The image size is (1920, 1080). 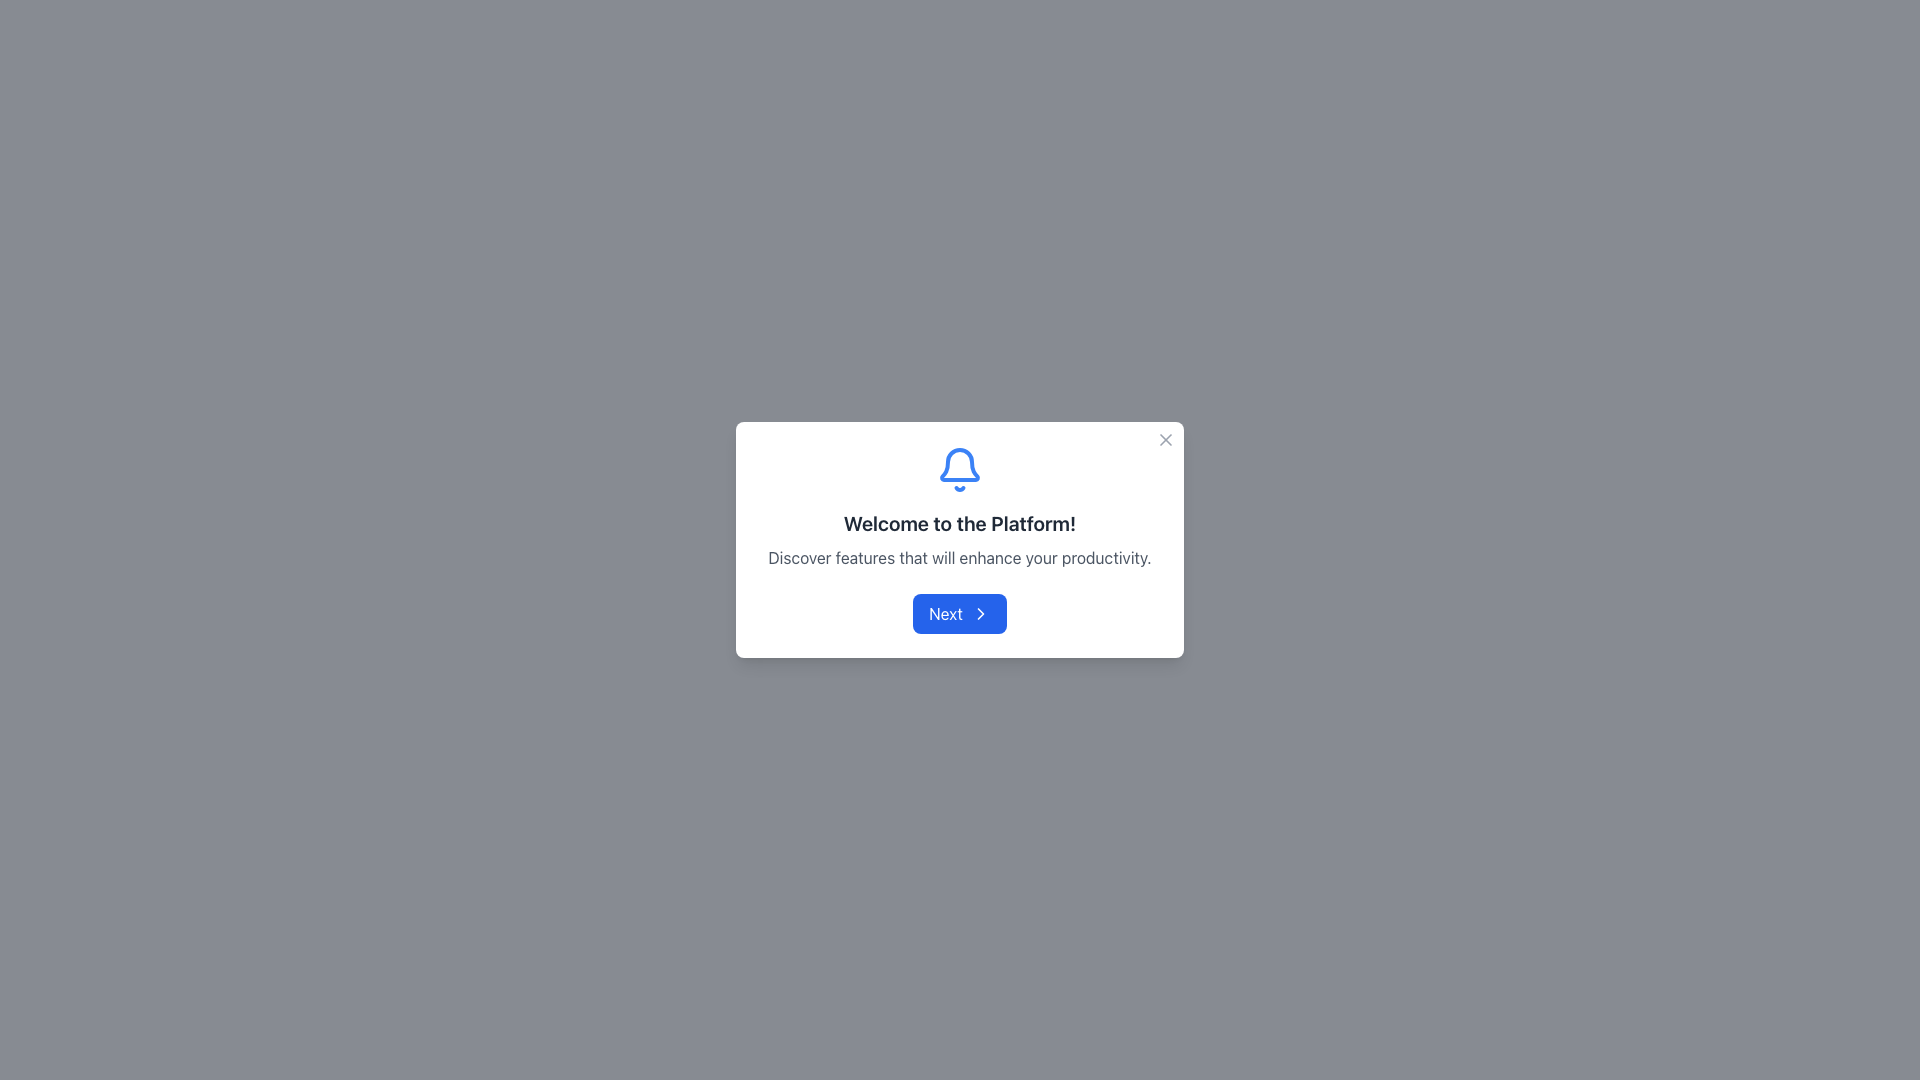 I want to click on the close button represented by a small 'X' icon at the top right corner of the panel, so click(x=1166, y=438).